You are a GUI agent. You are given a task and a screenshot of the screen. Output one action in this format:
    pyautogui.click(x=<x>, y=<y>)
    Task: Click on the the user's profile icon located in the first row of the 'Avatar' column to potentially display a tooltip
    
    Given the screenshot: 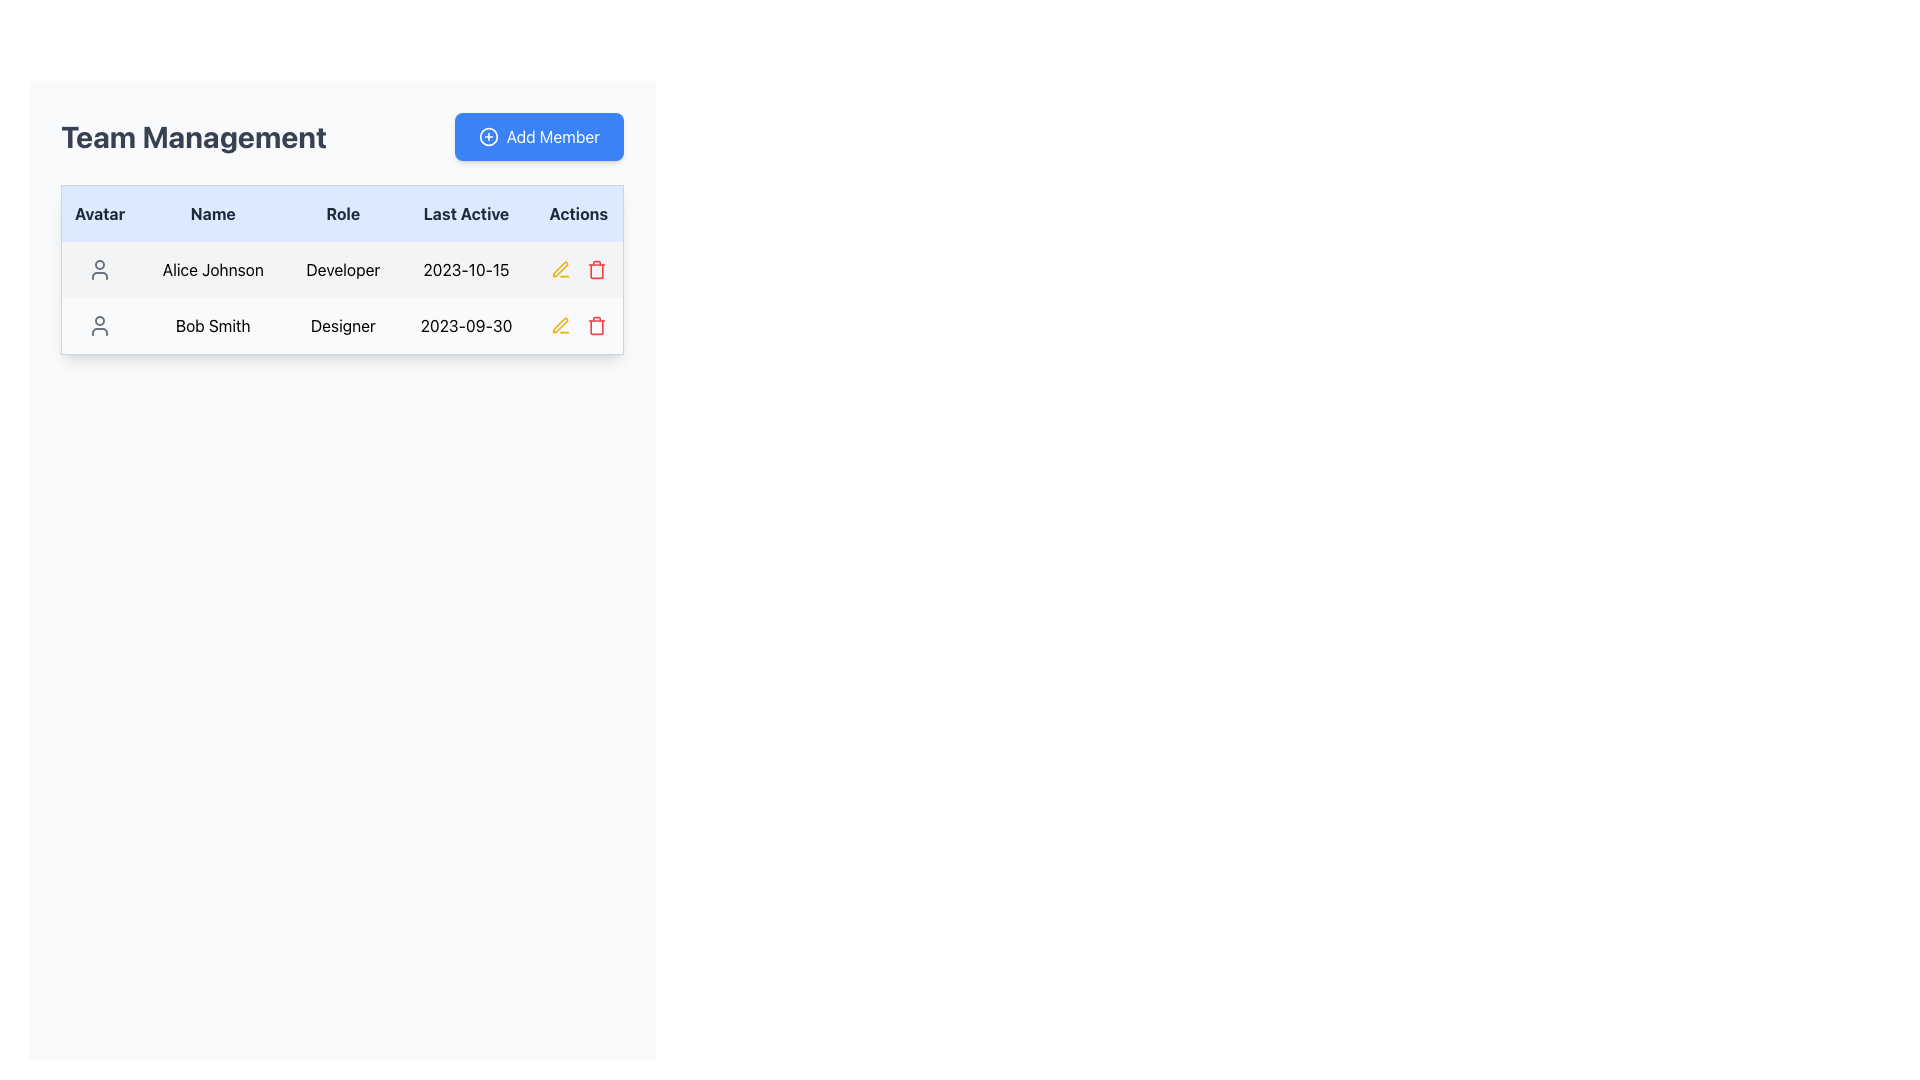 What is the action you would take?
    pyautogui.click(x=99, y=270)
    